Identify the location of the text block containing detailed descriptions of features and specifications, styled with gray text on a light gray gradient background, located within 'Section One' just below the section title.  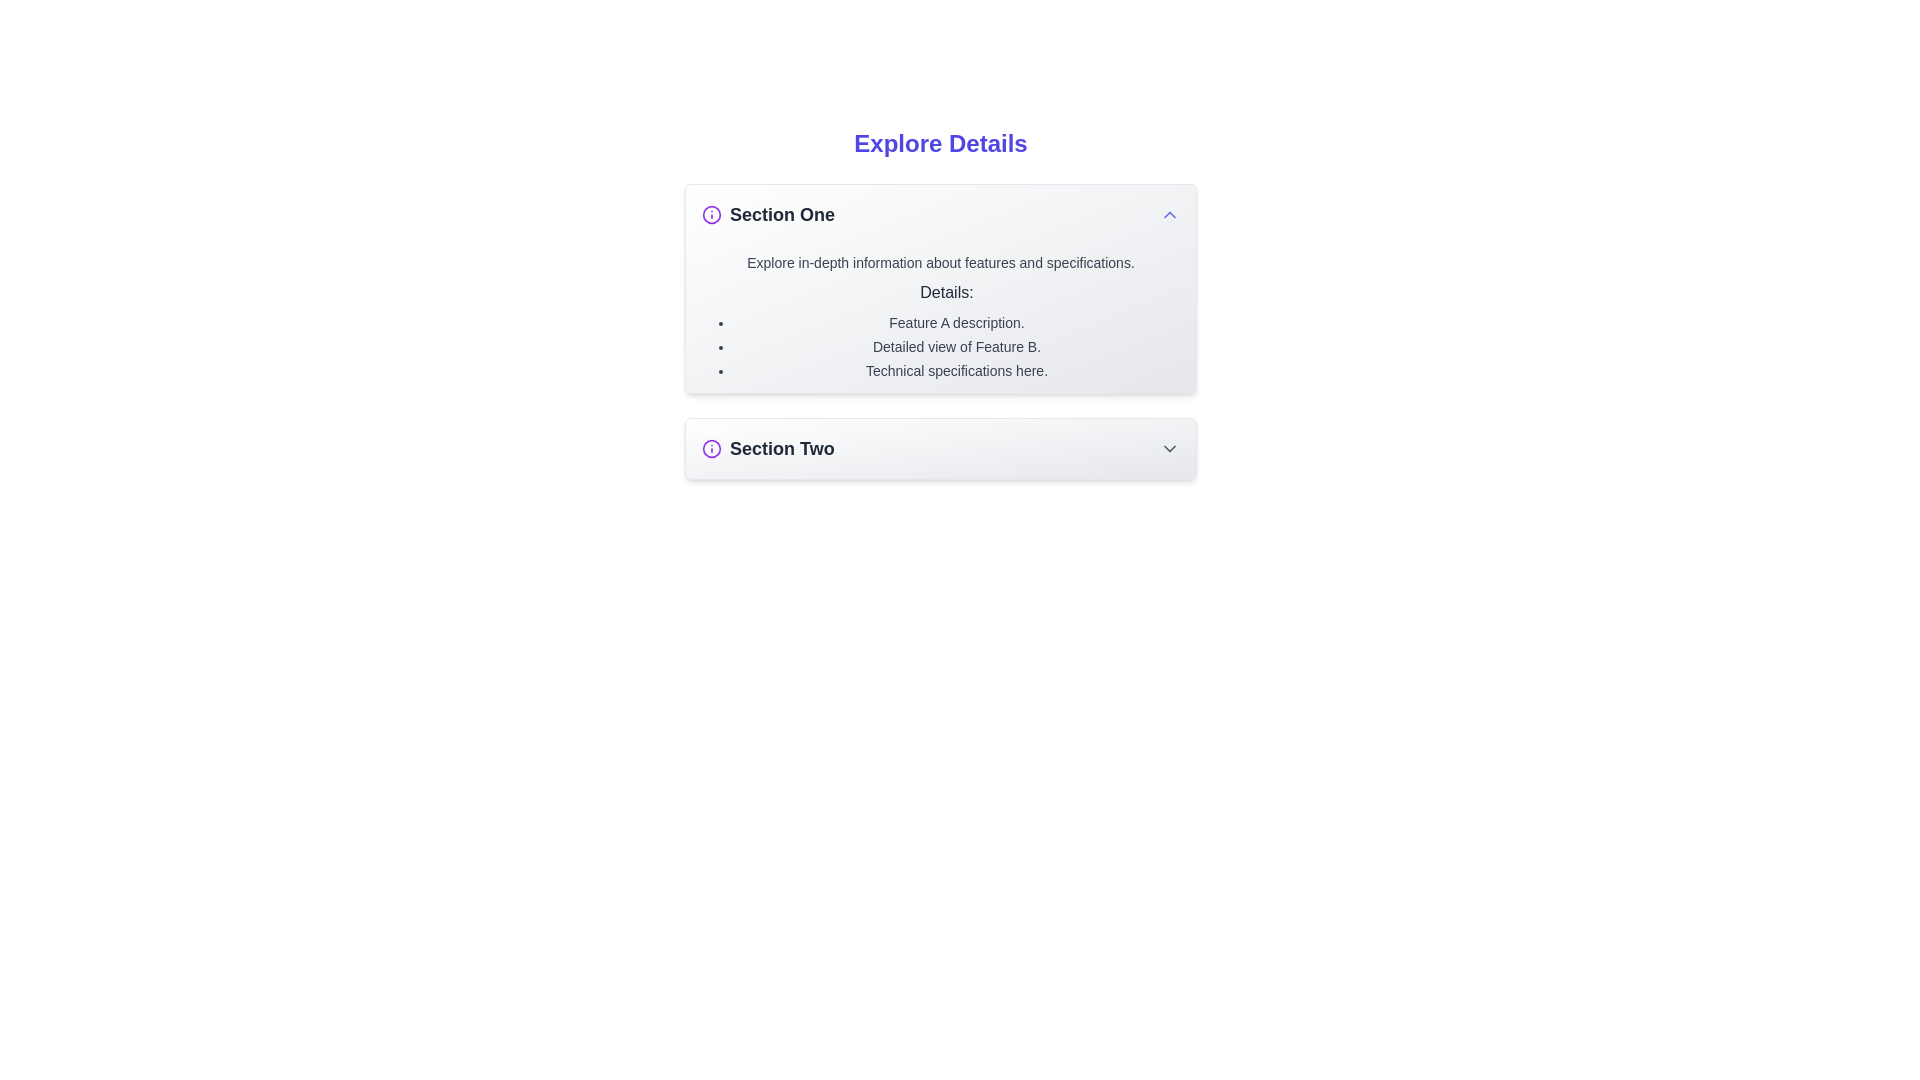
(939, 318).